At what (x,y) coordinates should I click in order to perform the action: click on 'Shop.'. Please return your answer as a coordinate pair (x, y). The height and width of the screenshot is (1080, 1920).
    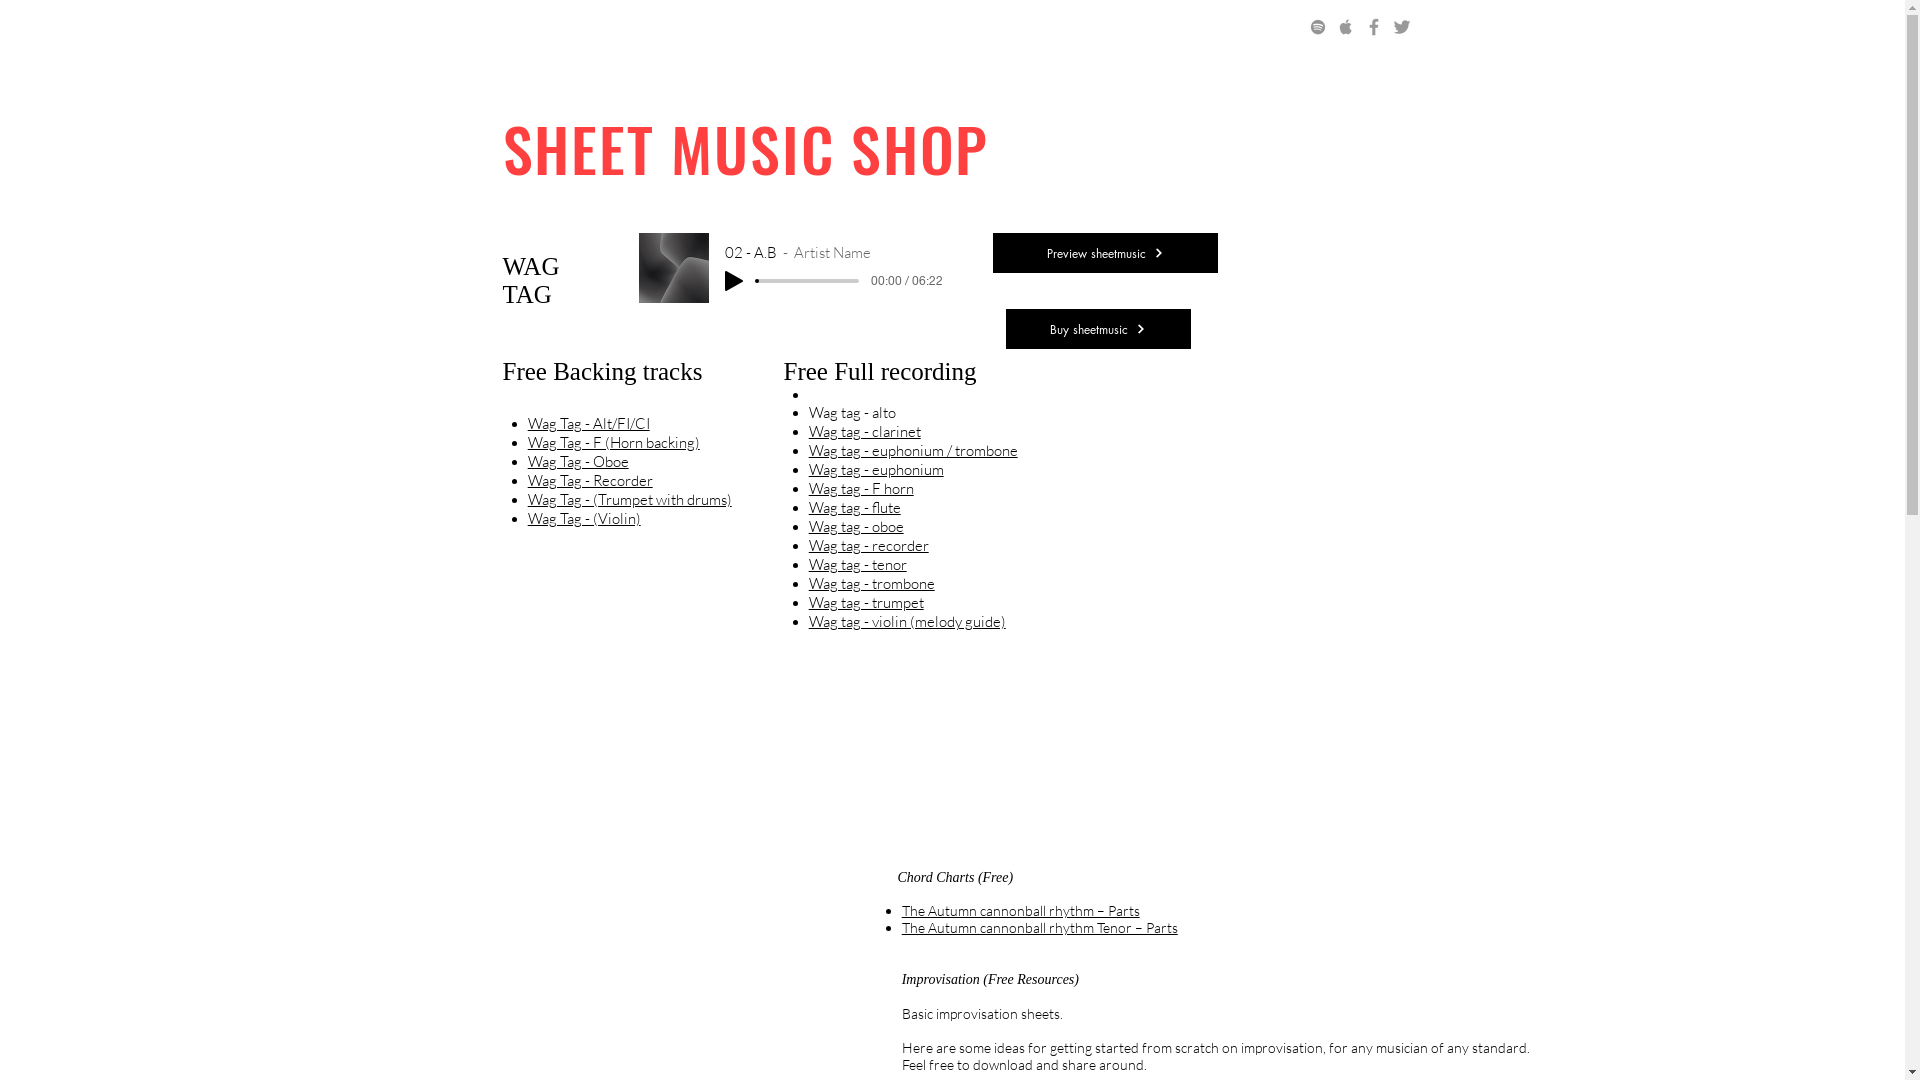
    Looking at the image, I should click on (800, 29).